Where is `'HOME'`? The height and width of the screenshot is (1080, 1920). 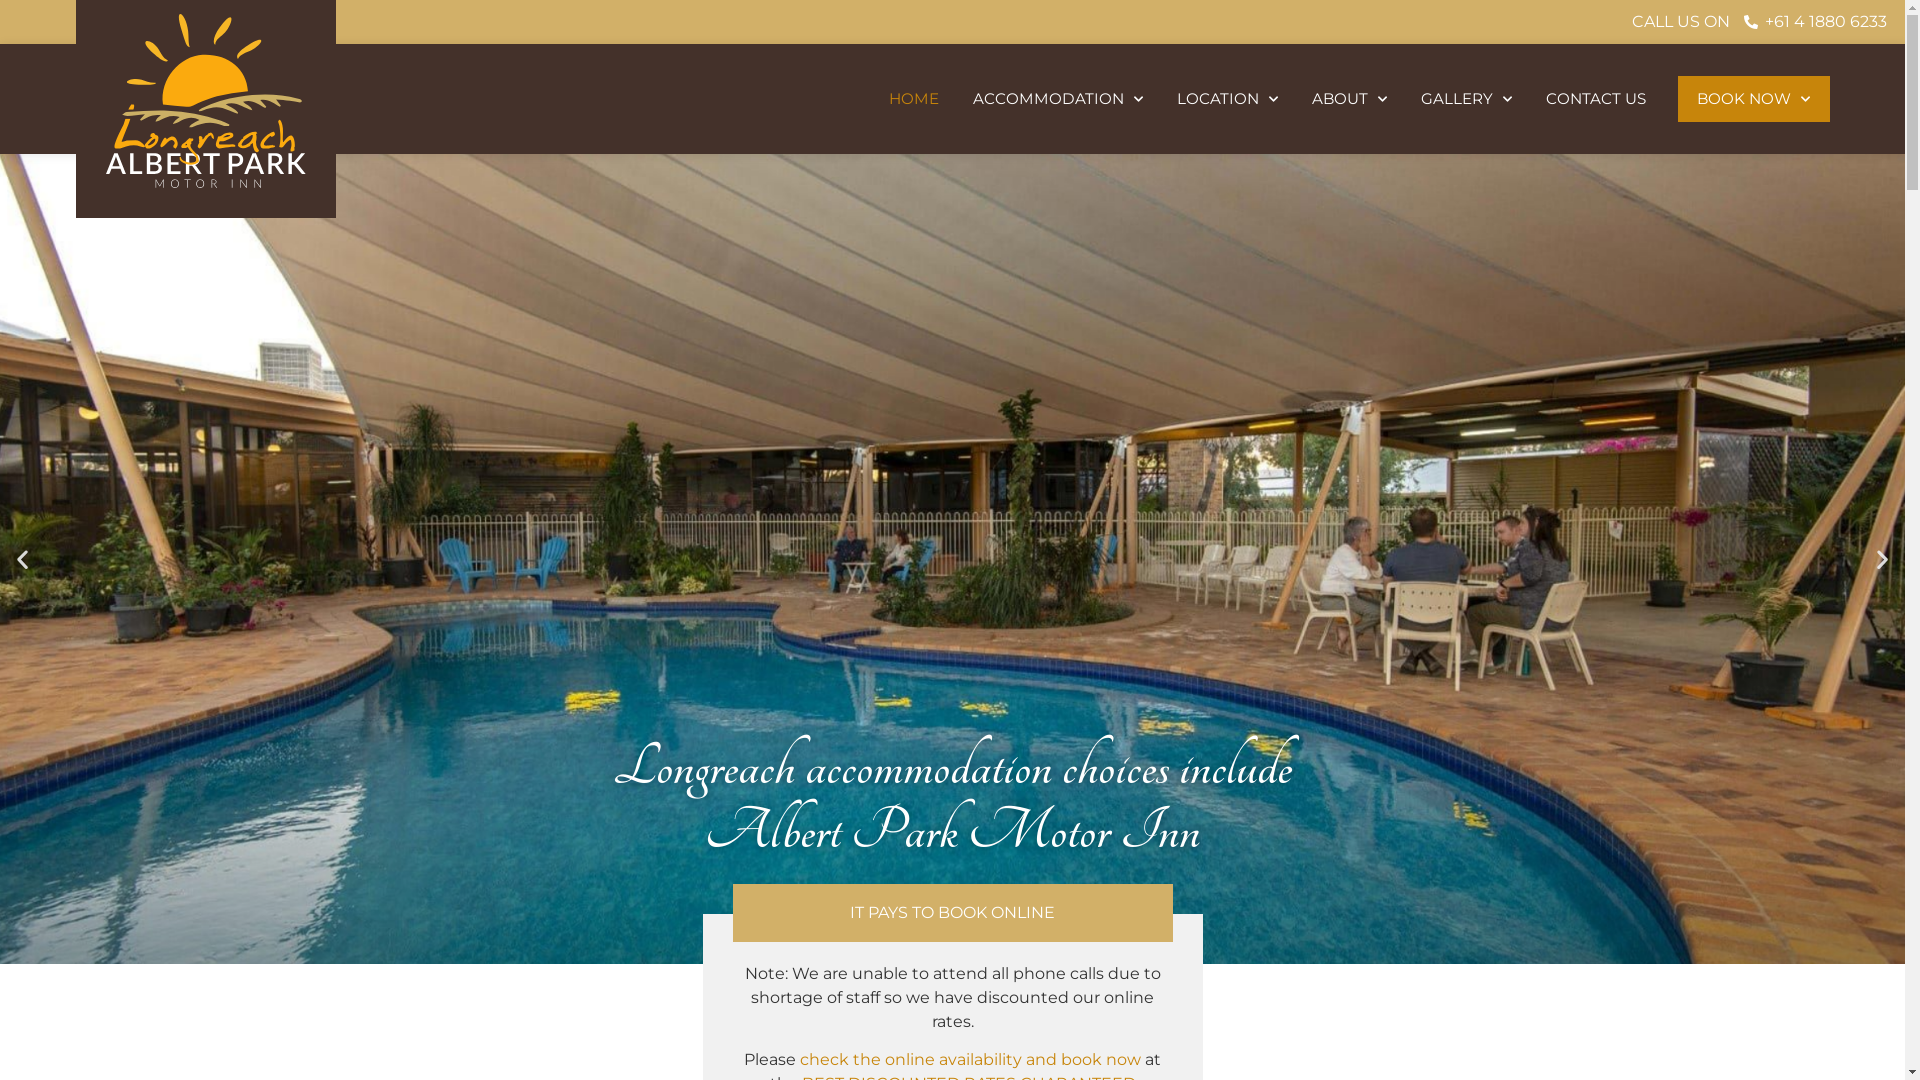 'HOME' is located at coordinates (912, 99).